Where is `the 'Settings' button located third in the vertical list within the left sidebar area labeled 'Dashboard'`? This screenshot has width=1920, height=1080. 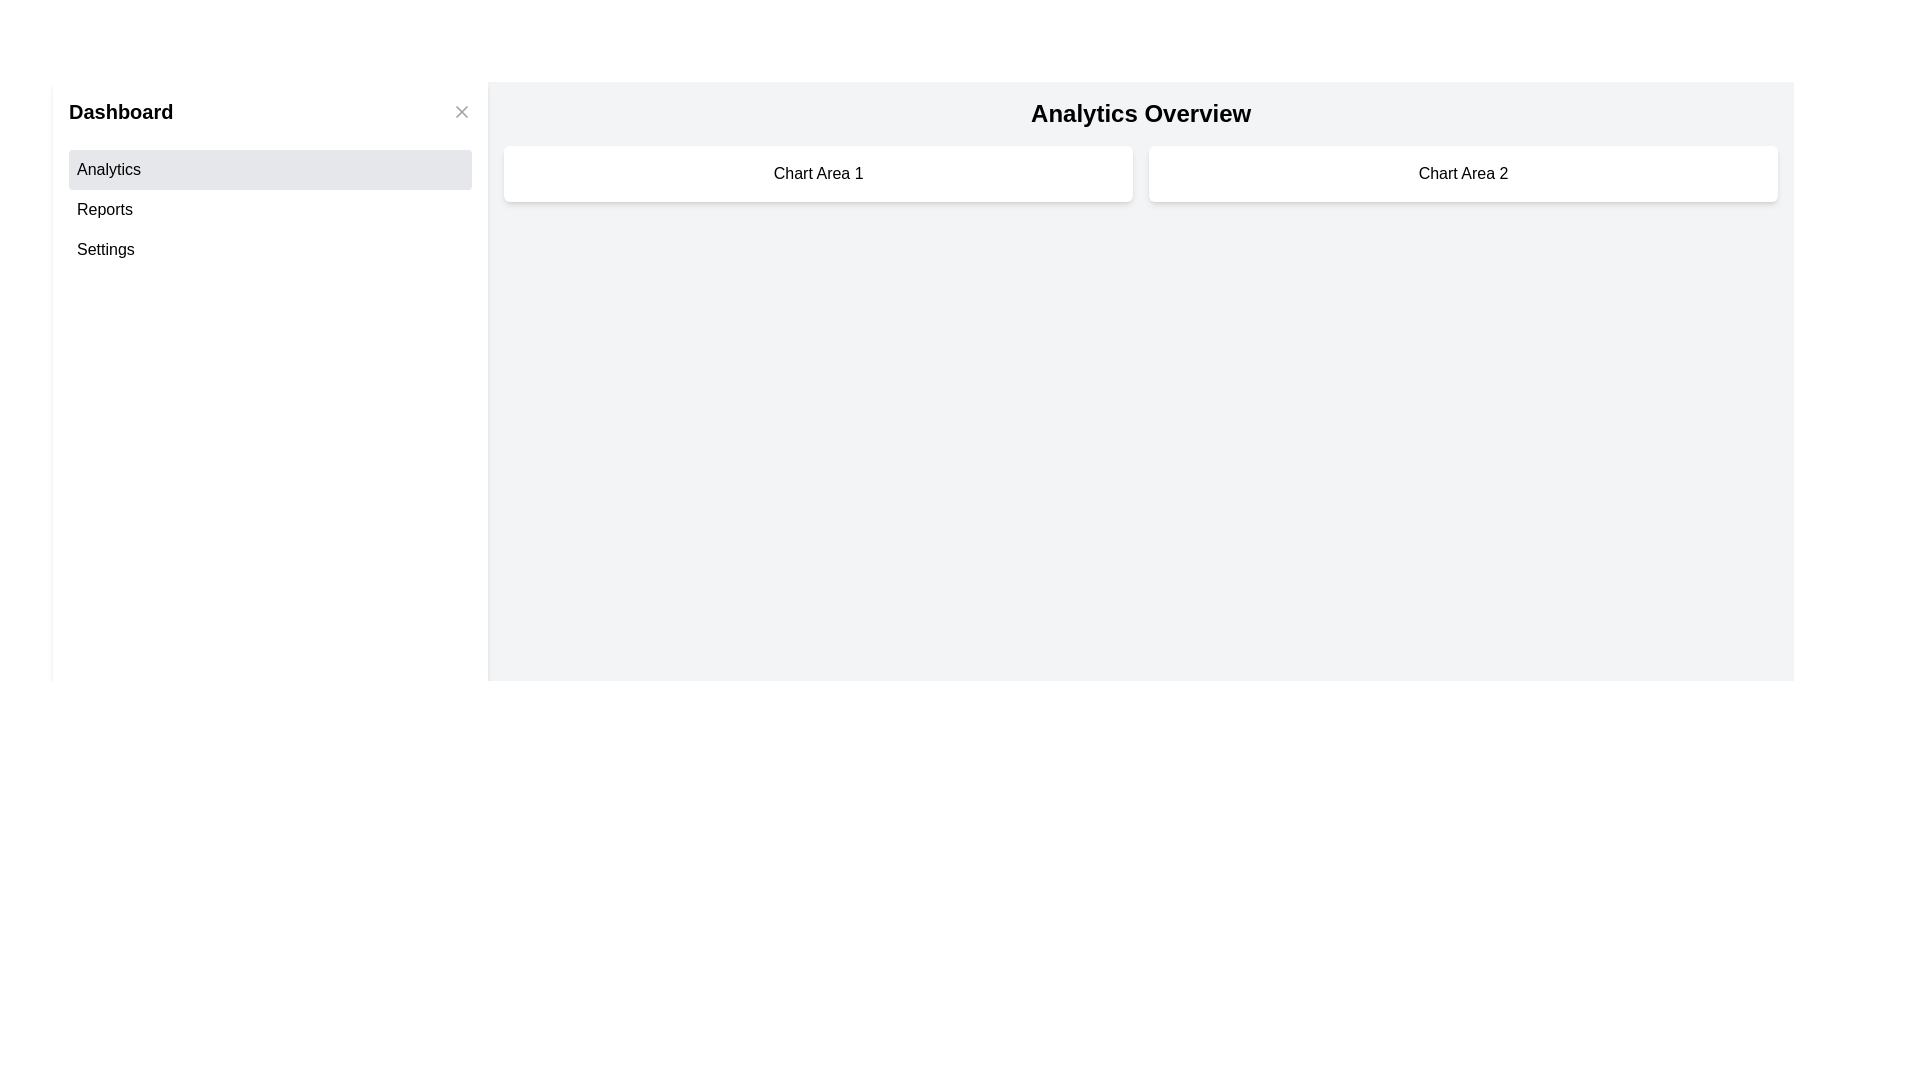 the 'Settings' button located third in the vertical list within the left sidebar area labeled 'Dashboard' is located at coordinates (269, 249).